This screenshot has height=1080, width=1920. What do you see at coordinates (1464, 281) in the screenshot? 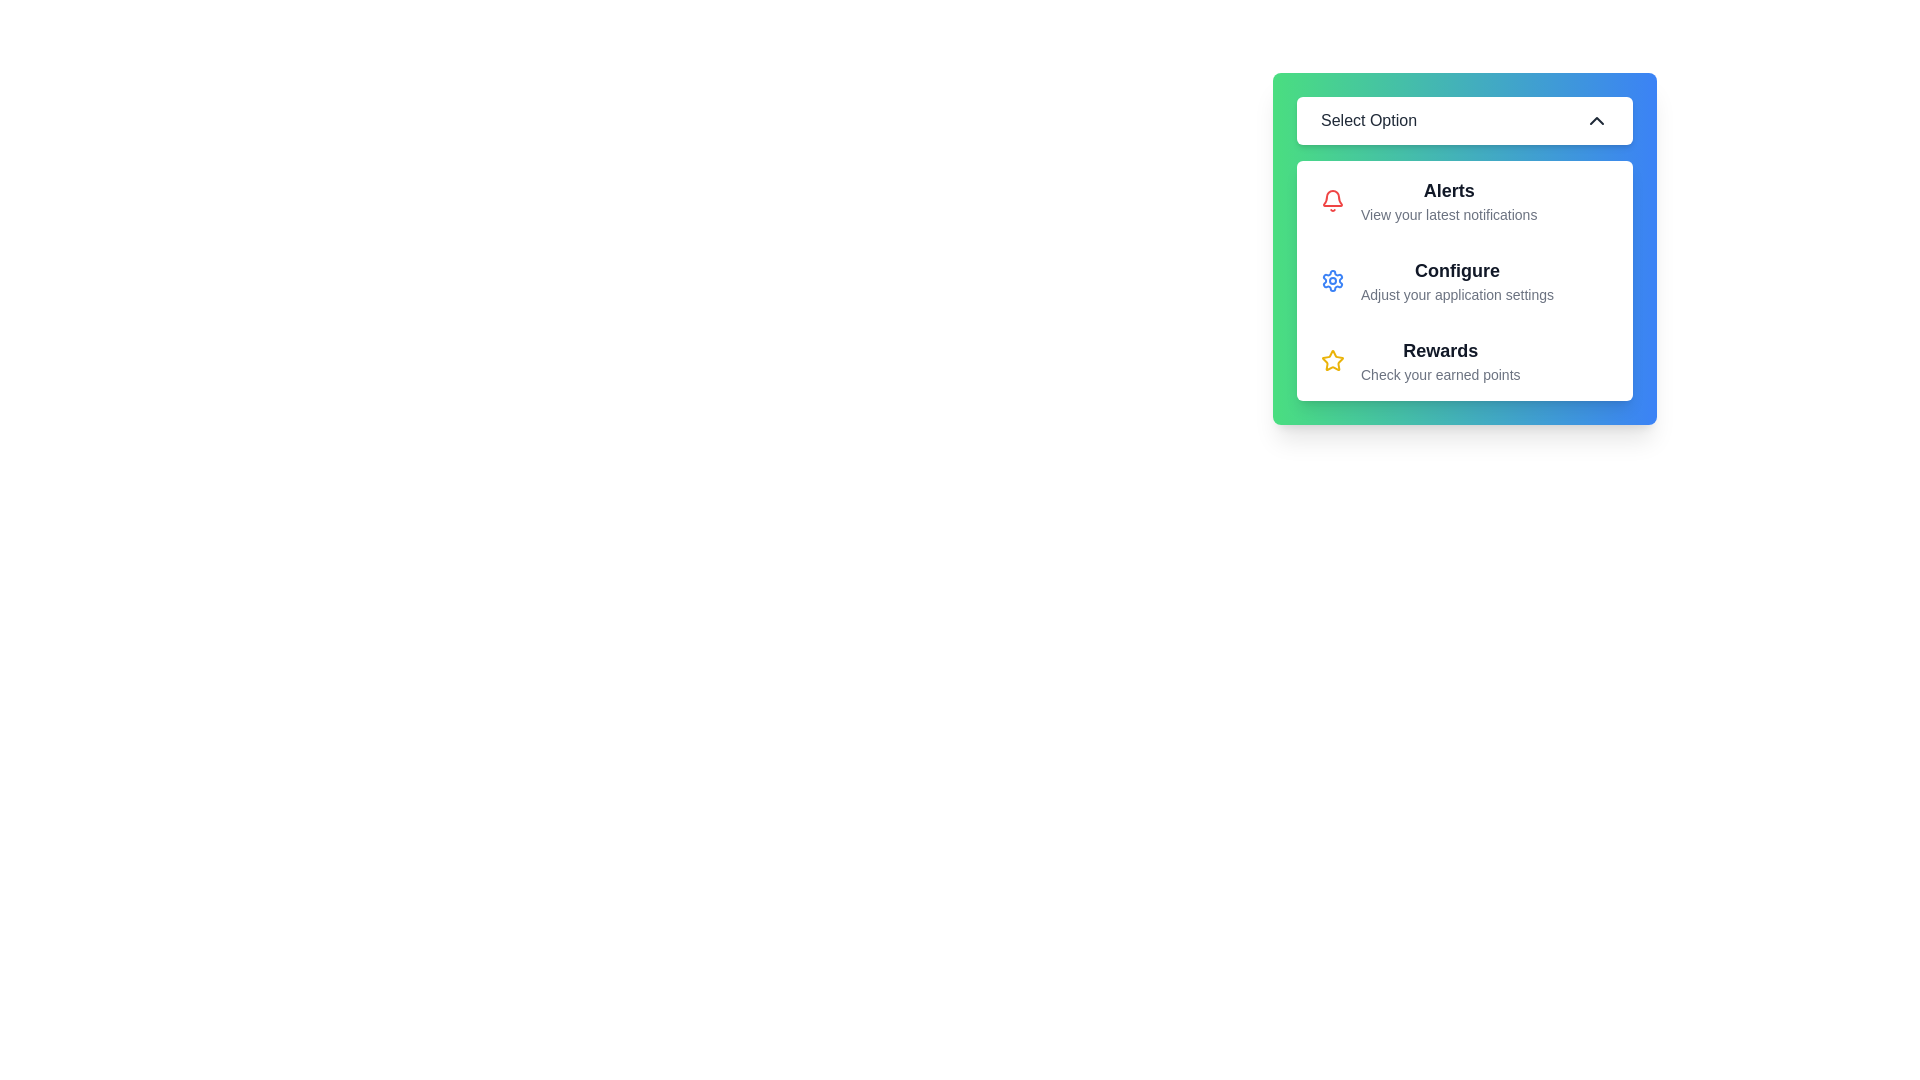
I see `the 'Configure' text of the second item in the vertically arranged list under the dropdown menu` at bounding box center [1464, 281].